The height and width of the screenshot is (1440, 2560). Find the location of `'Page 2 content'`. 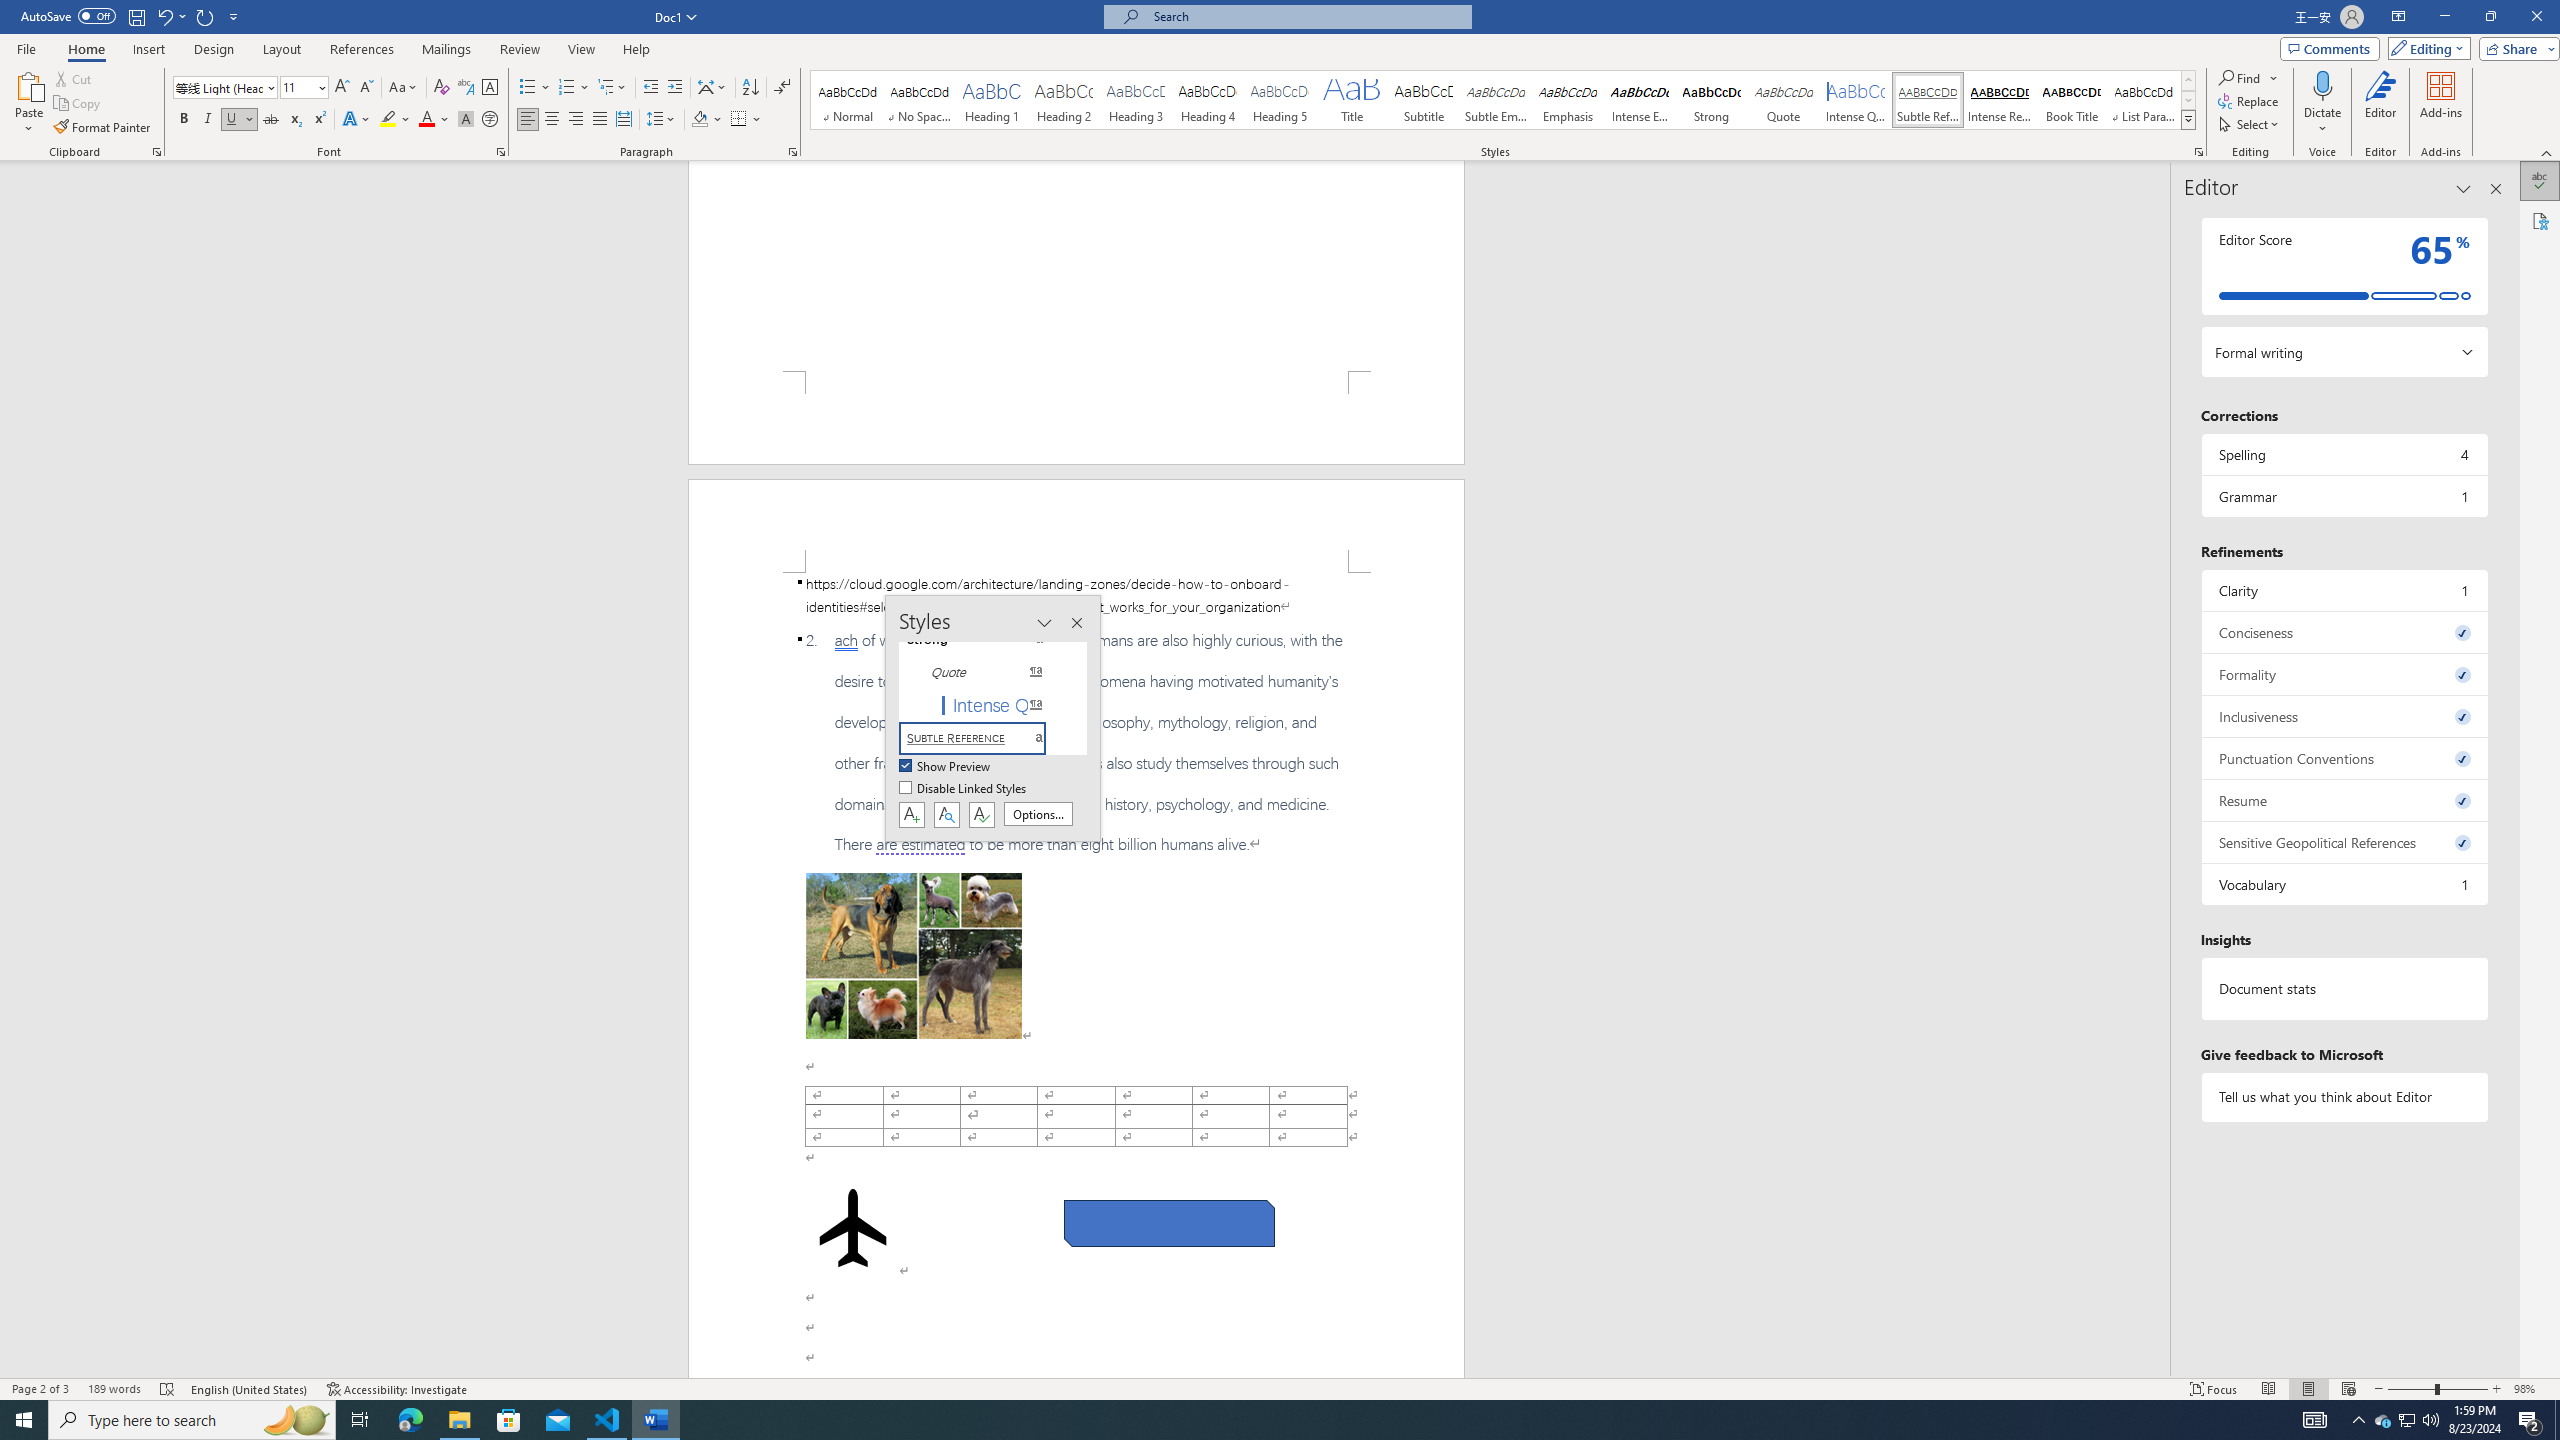

'Page 2 content' is located at coordinates (1076, 974).